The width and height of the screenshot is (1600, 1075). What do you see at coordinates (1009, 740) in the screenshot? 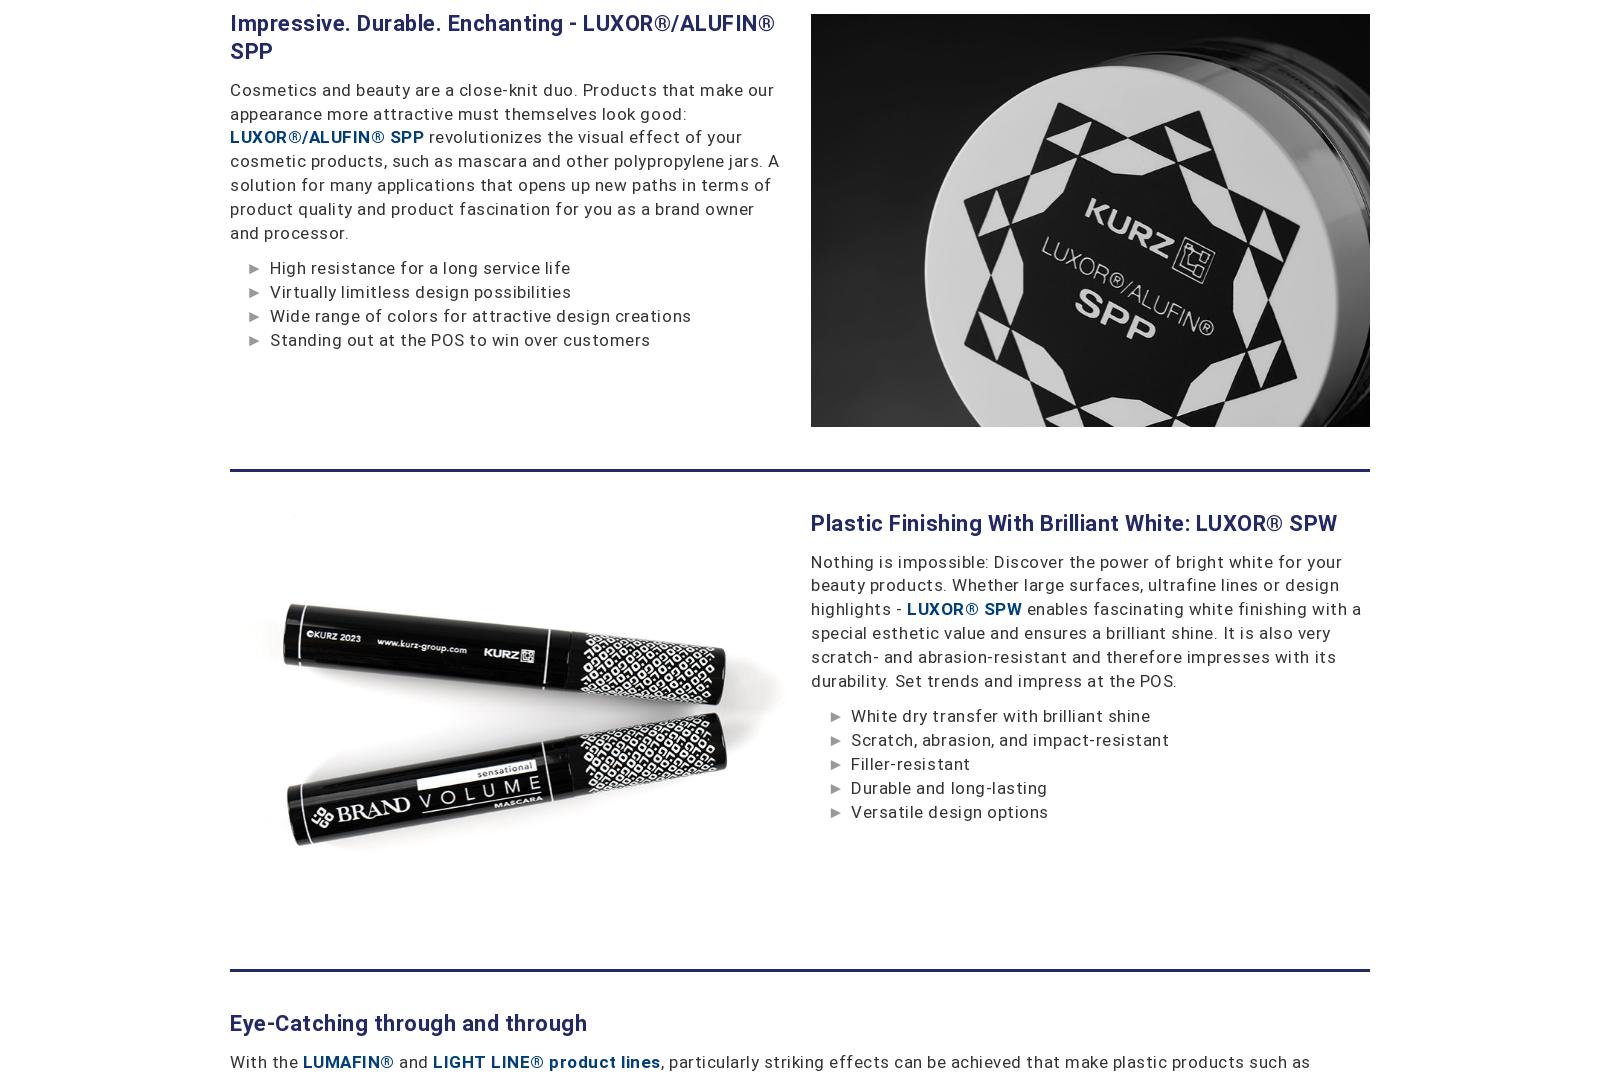
I see `'Scratch, abrasion, and impact-resistant'` at bounding box center [1009, 740].